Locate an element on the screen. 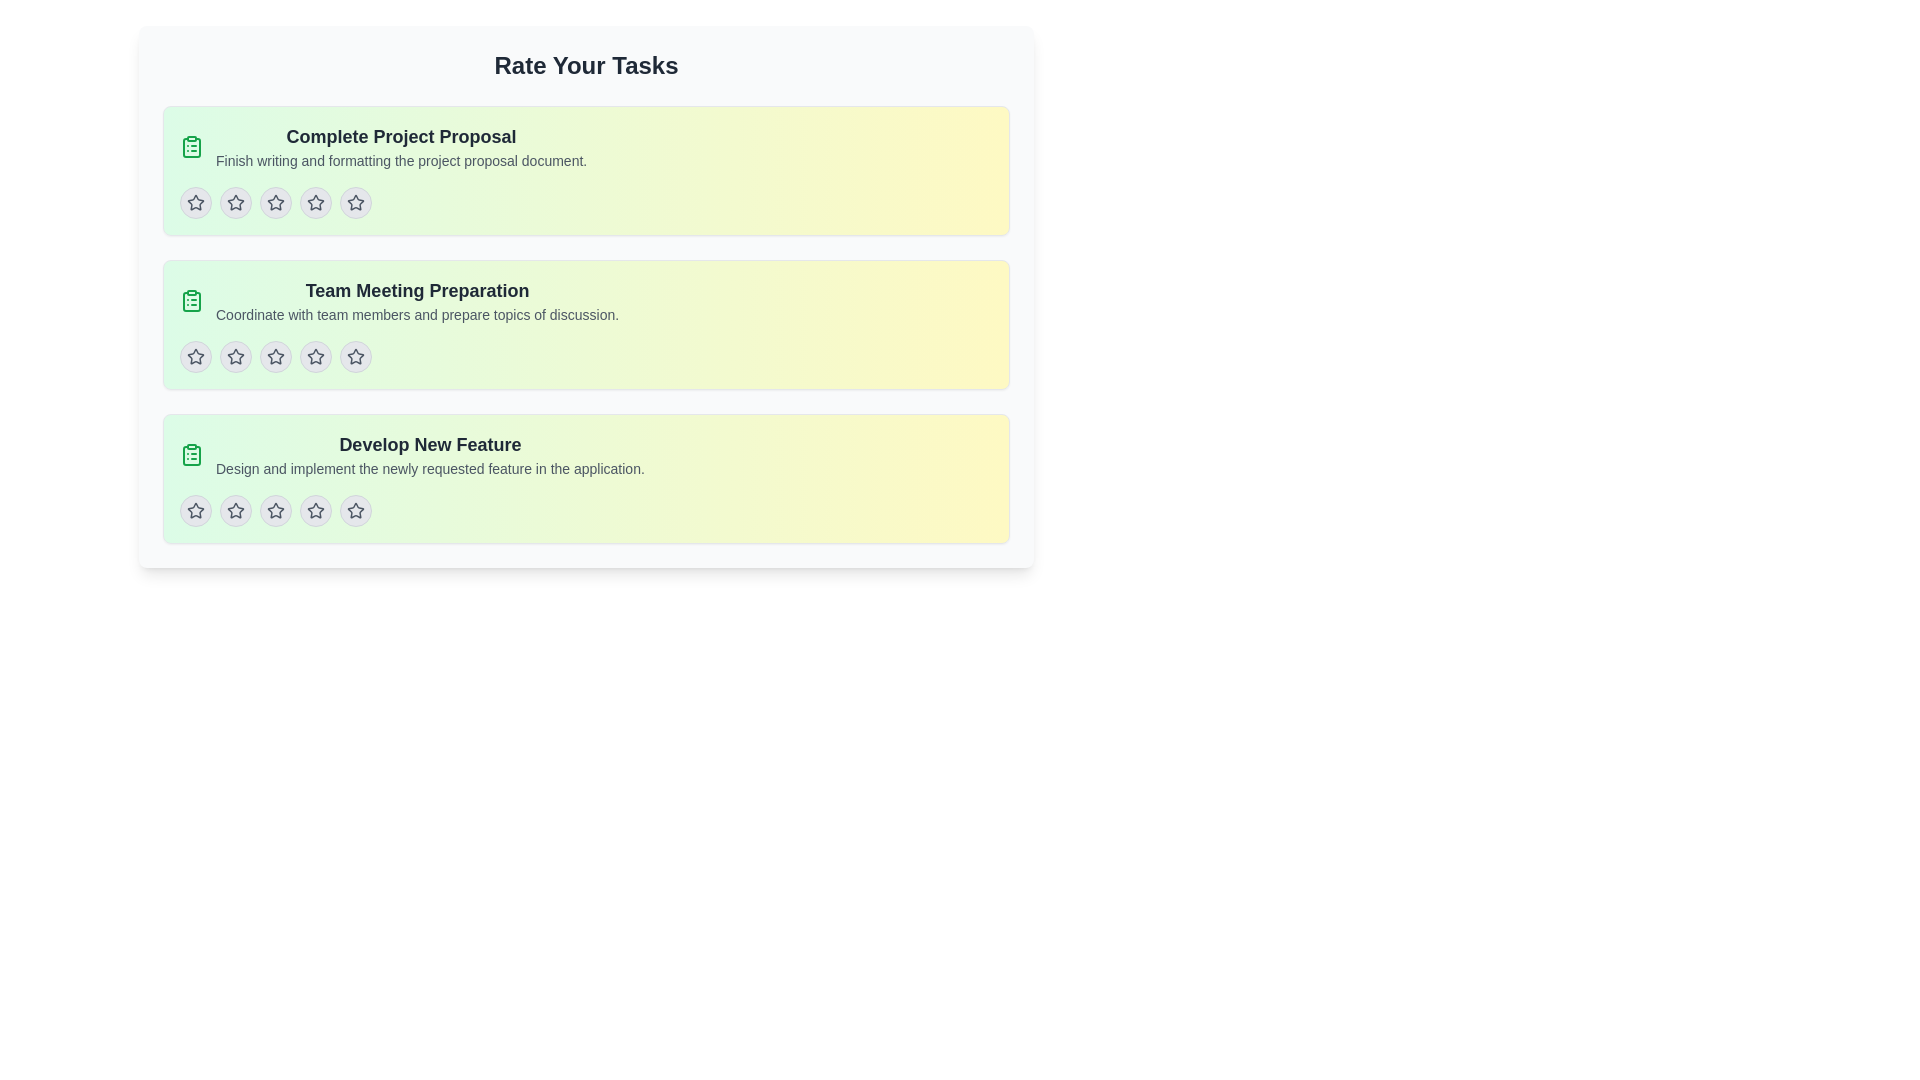  the first star rating icon in the 'Develop New Feature' row is located at coordinates (235, 509).